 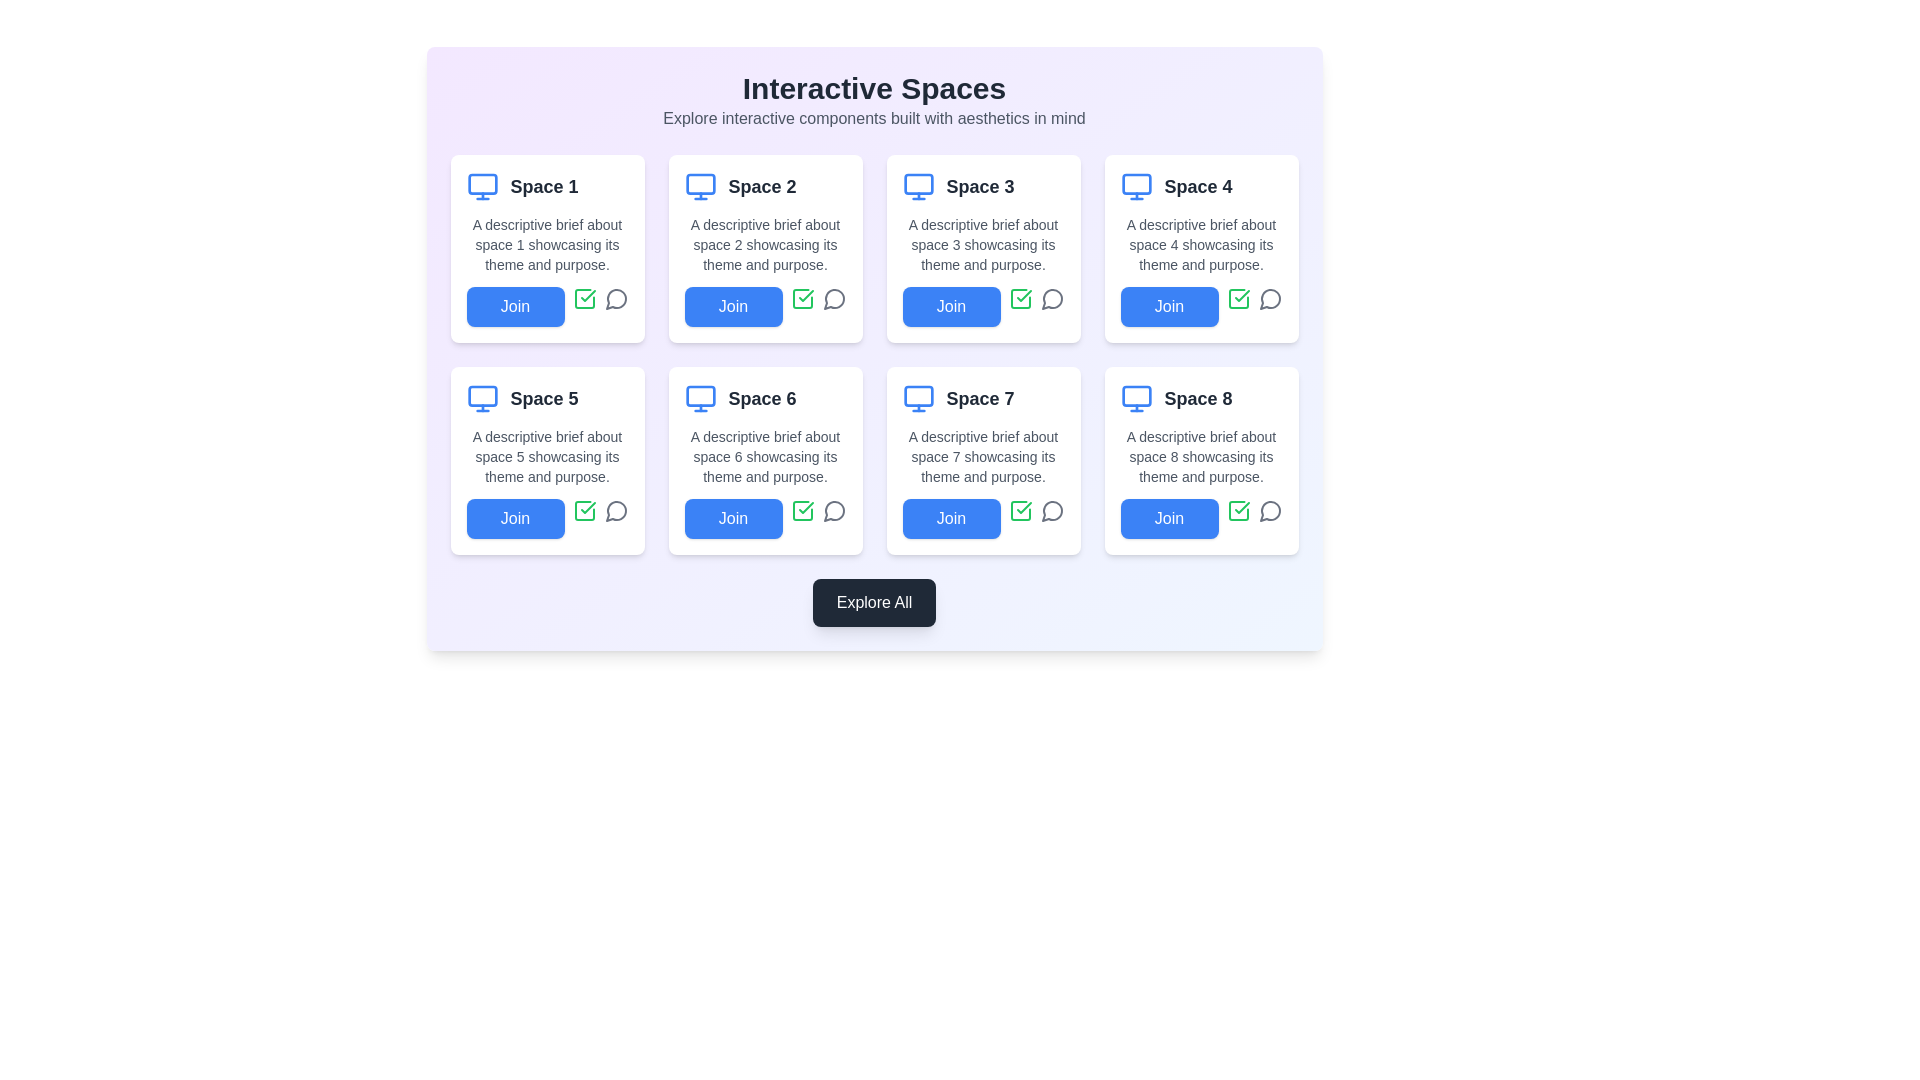 I want to click on the small green checkmark icon located in 'Space 7' of the bottom row grid, which is positioned to the right of the 'Join' button, so click(x=1023, y=507).